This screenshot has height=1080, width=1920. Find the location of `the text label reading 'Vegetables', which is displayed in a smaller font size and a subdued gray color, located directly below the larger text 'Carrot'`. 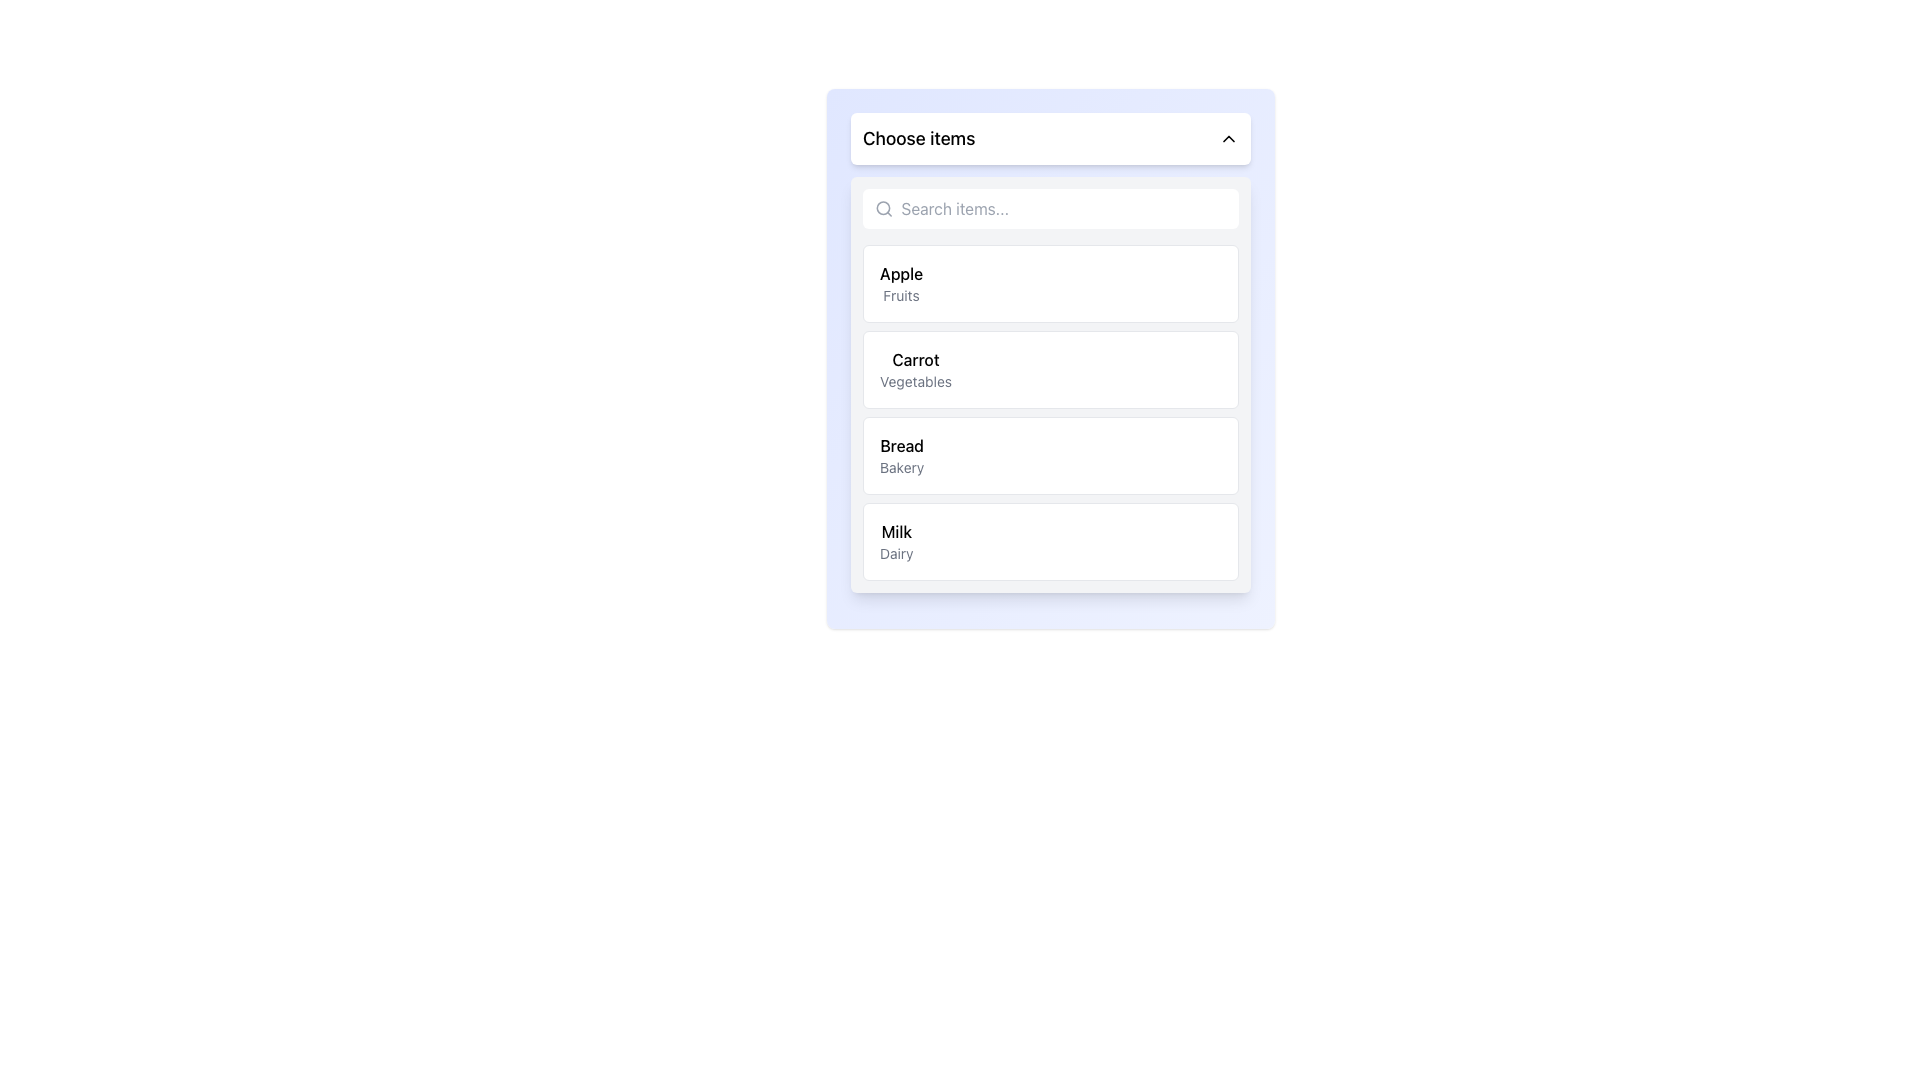

the text label reading 'Vegetables', which is displayed in a smaller font size and a subdued gray color, located directly below the larger text 'Carrot' is located at coordinates (915, 381).